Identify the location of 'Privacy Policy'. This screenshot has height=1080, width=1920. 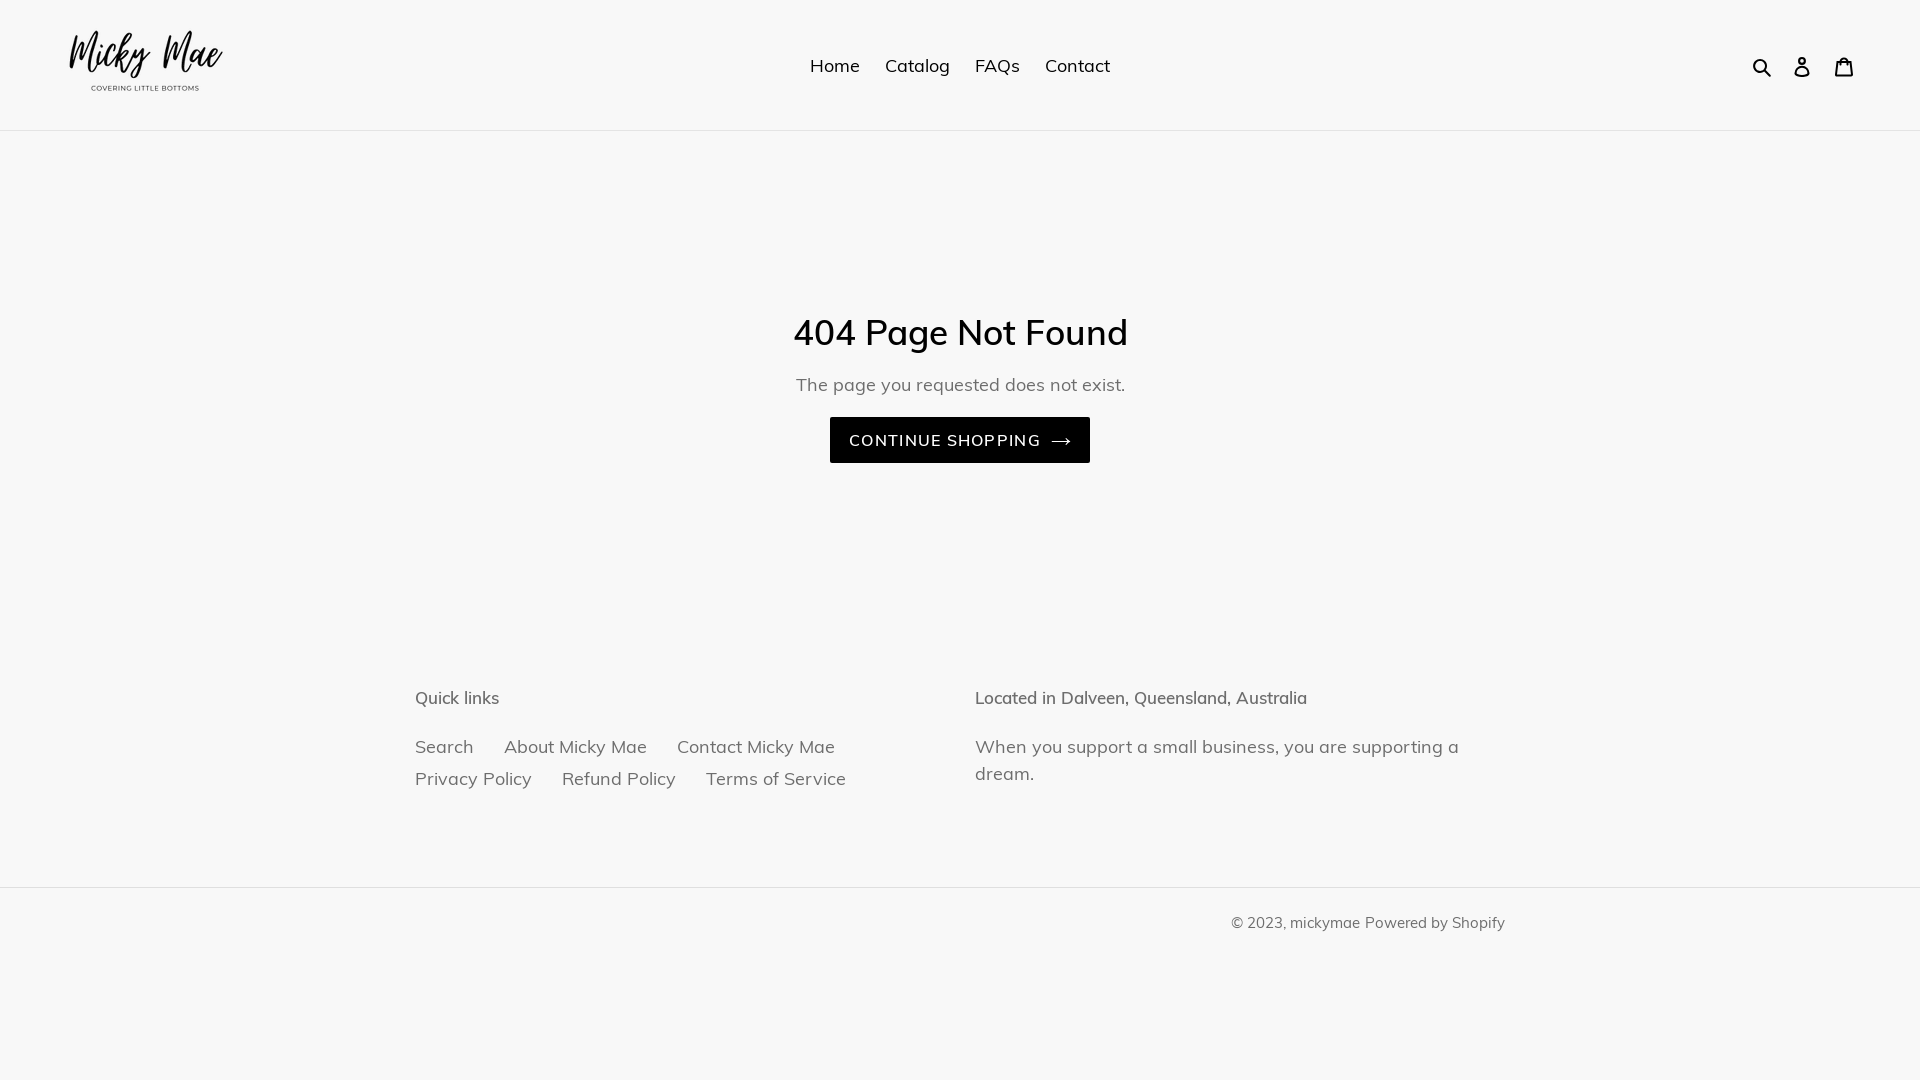
(472, 777).